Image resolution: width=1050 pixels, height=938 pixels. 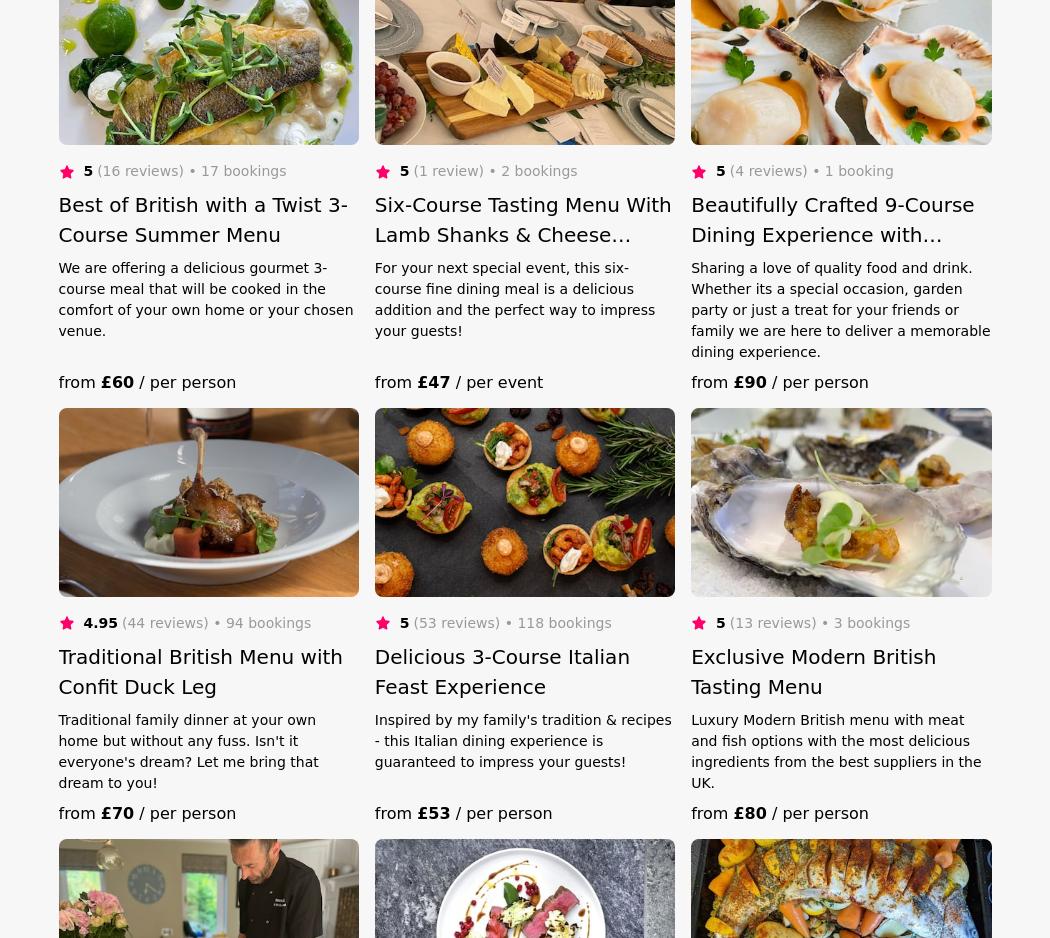 I want to click on '£70', so click(x=115, y=812).